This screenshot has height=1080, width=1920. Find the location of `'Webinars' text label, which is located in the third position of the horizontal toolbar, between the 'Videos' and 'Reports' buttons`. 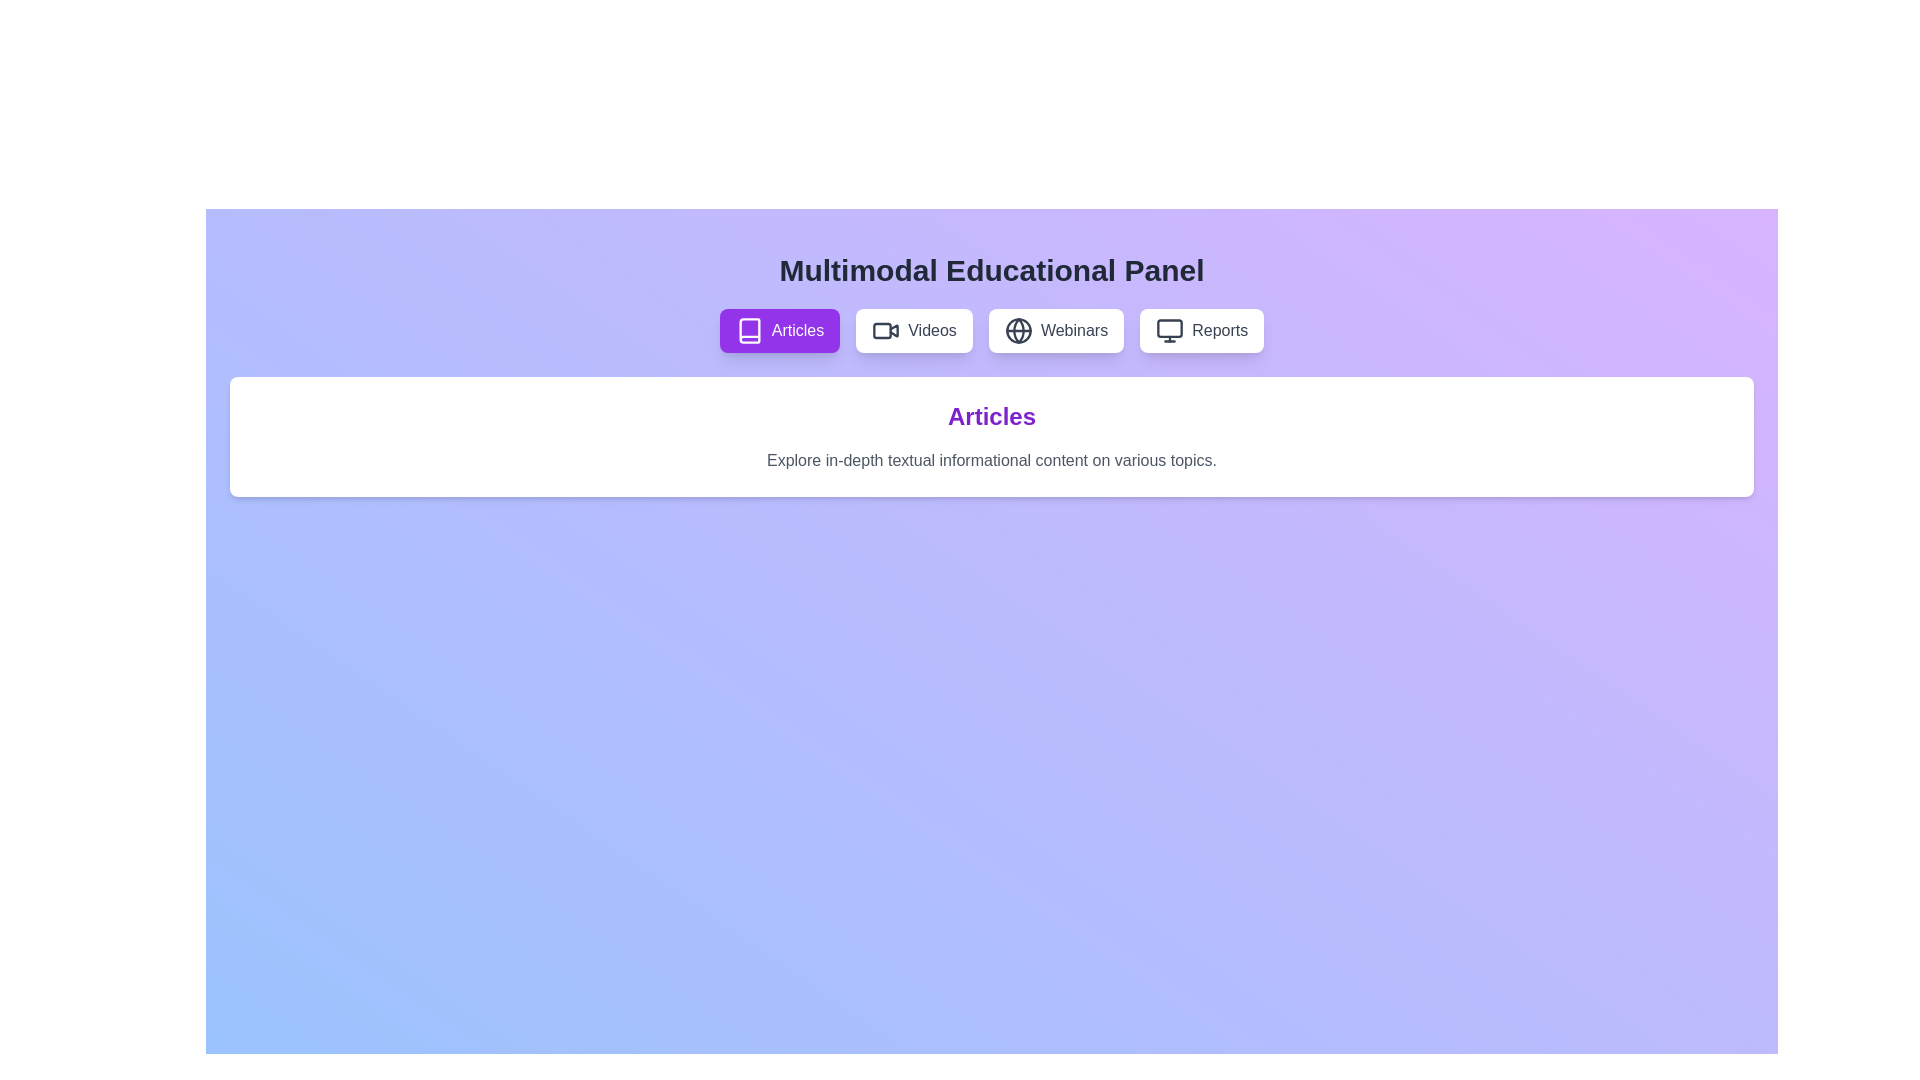

'Webinars' text label, which is located in the third position of the horizontal toolbar, between the 'Videos' and 'Reports' buttons is located at coordinates (1073, 330).